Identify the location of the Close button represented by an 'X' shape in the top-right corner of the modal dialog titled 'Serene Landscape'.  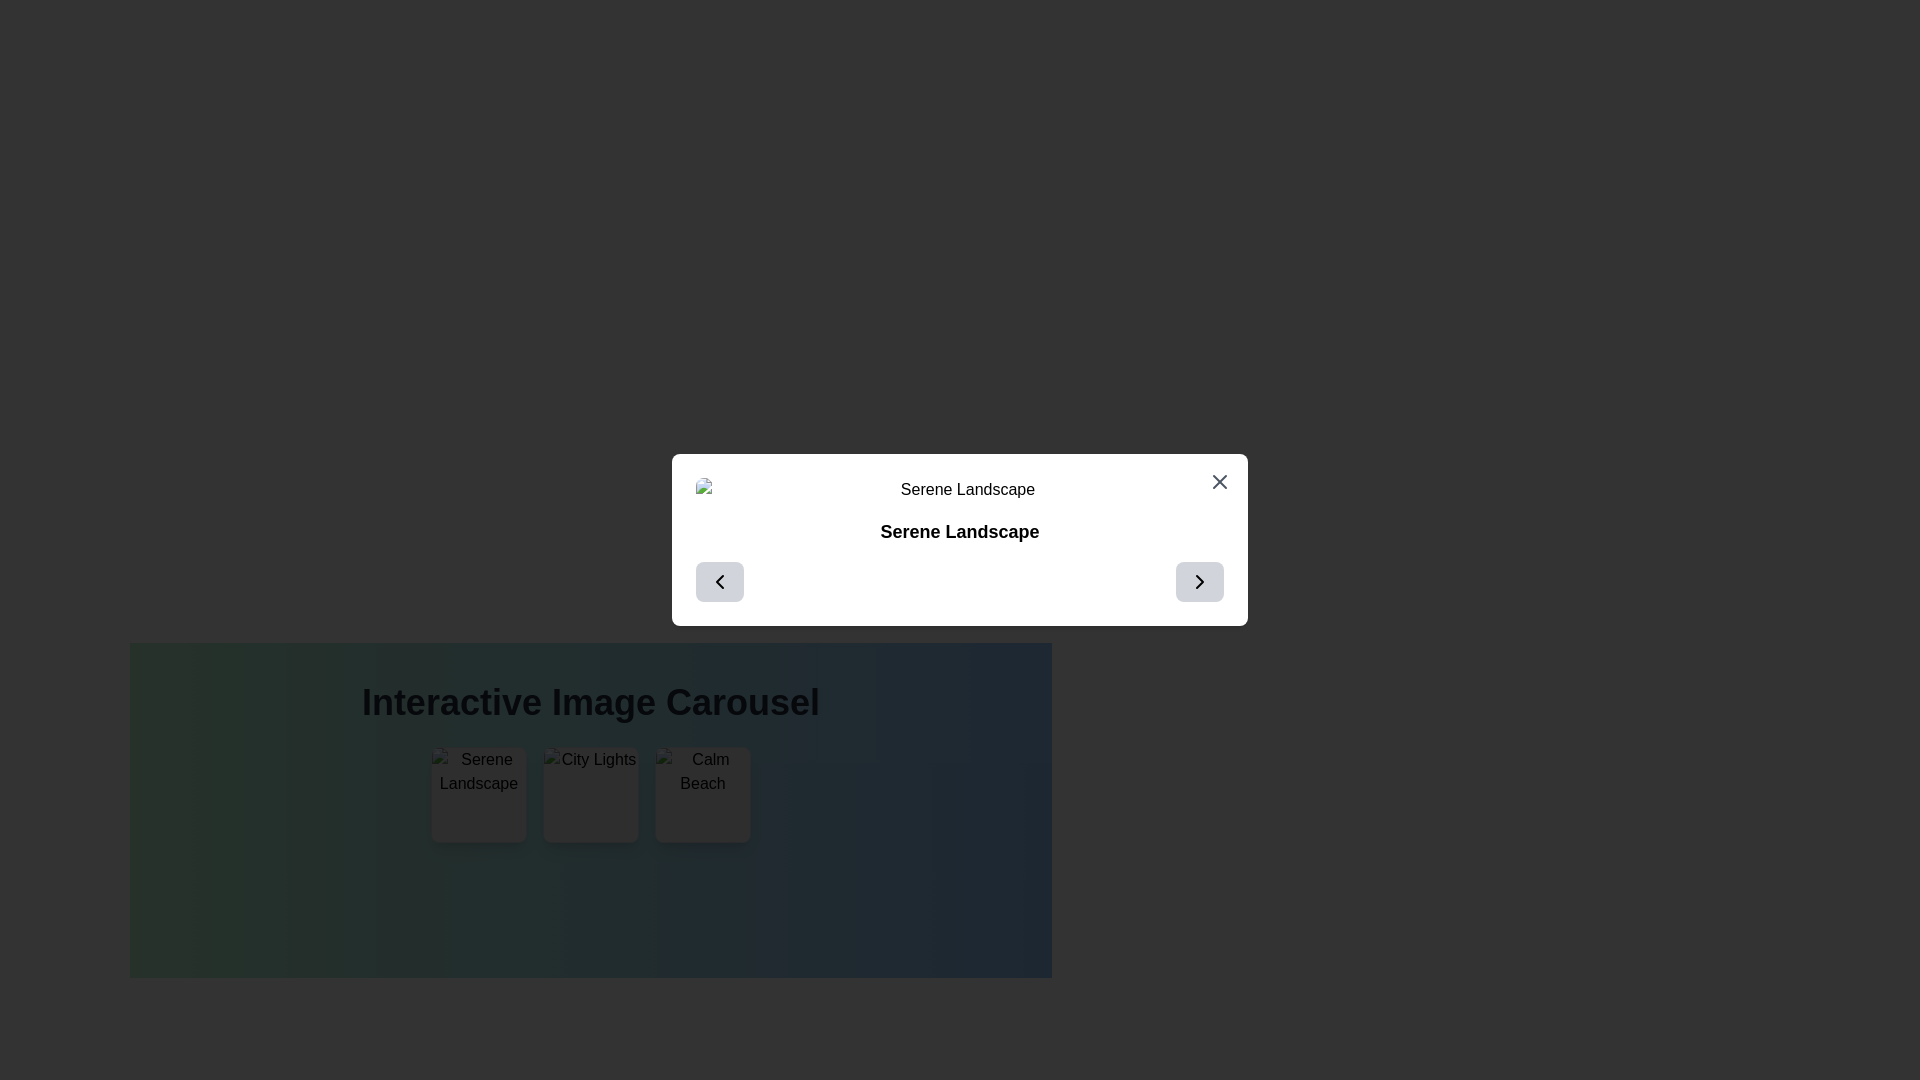
(1218, 482).